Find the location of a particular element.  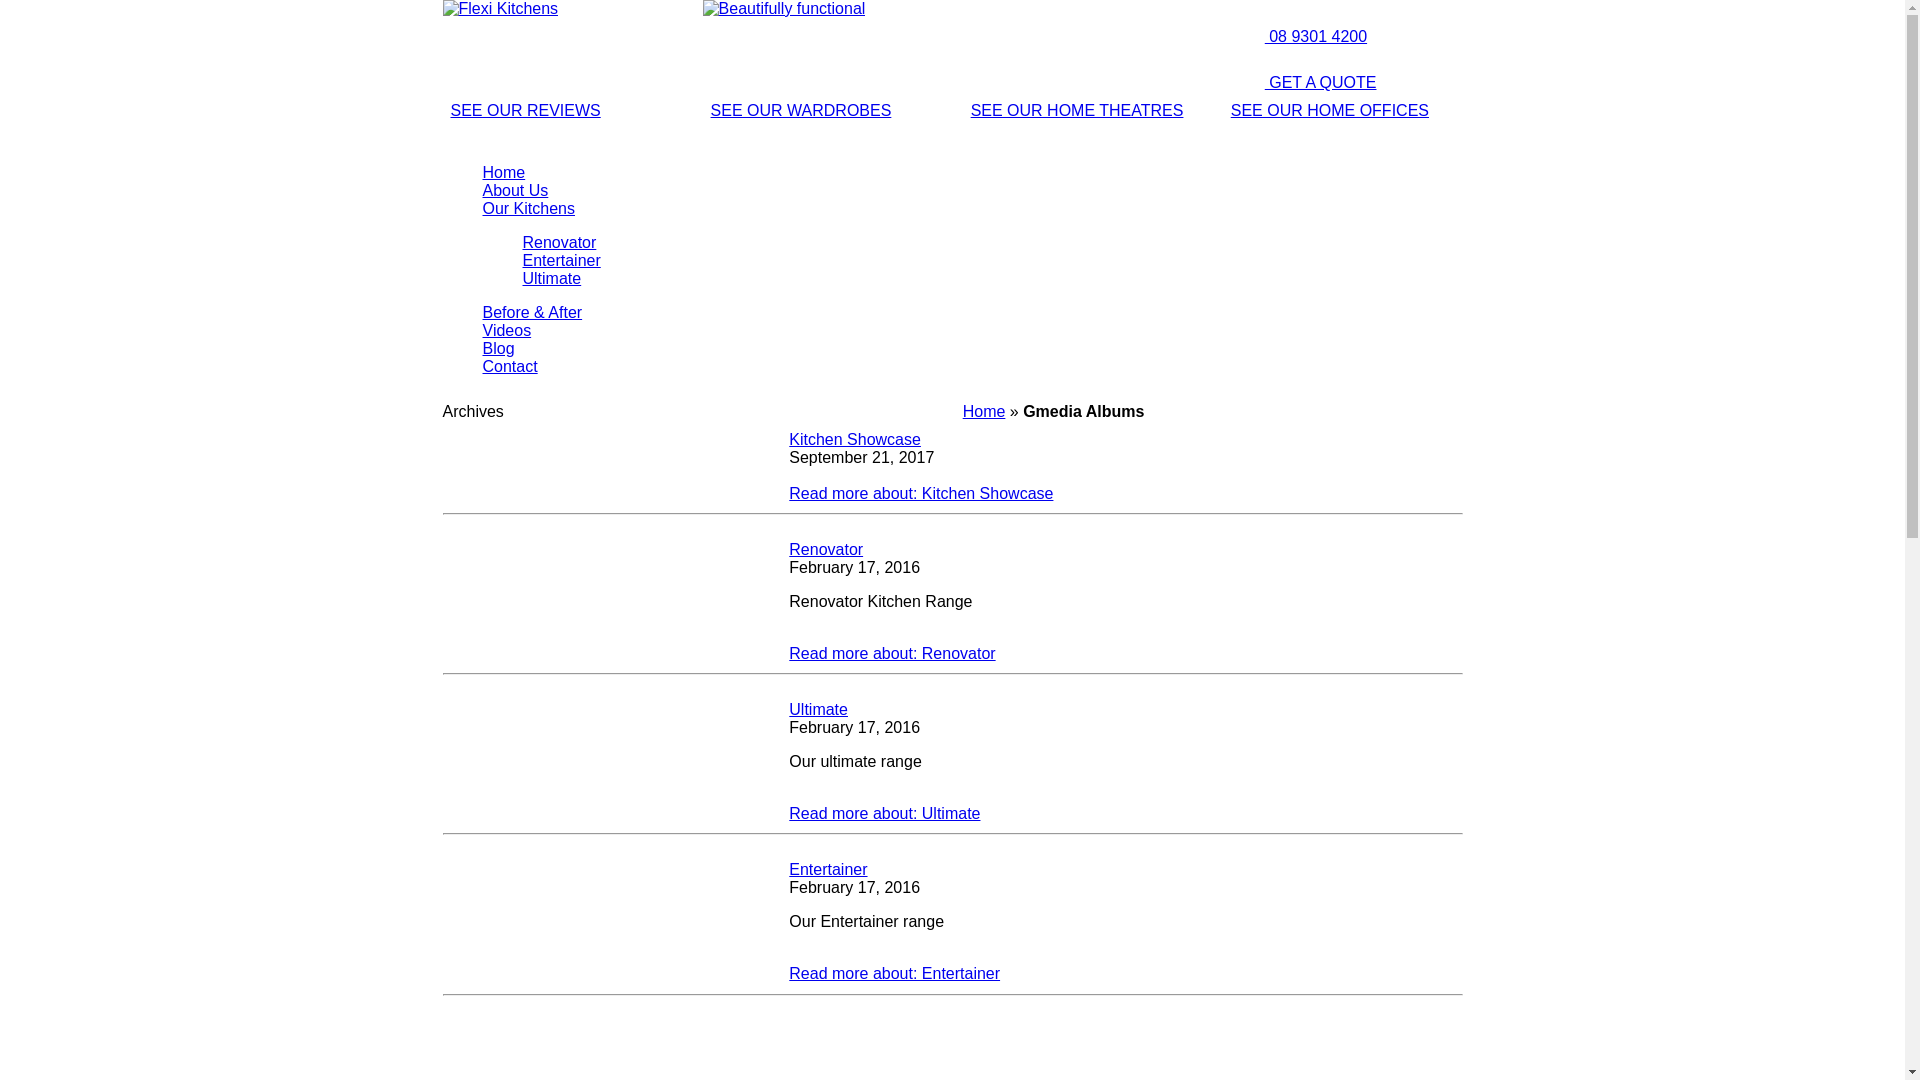

'08 9301 4200' is located at coordinates (1295, 36).